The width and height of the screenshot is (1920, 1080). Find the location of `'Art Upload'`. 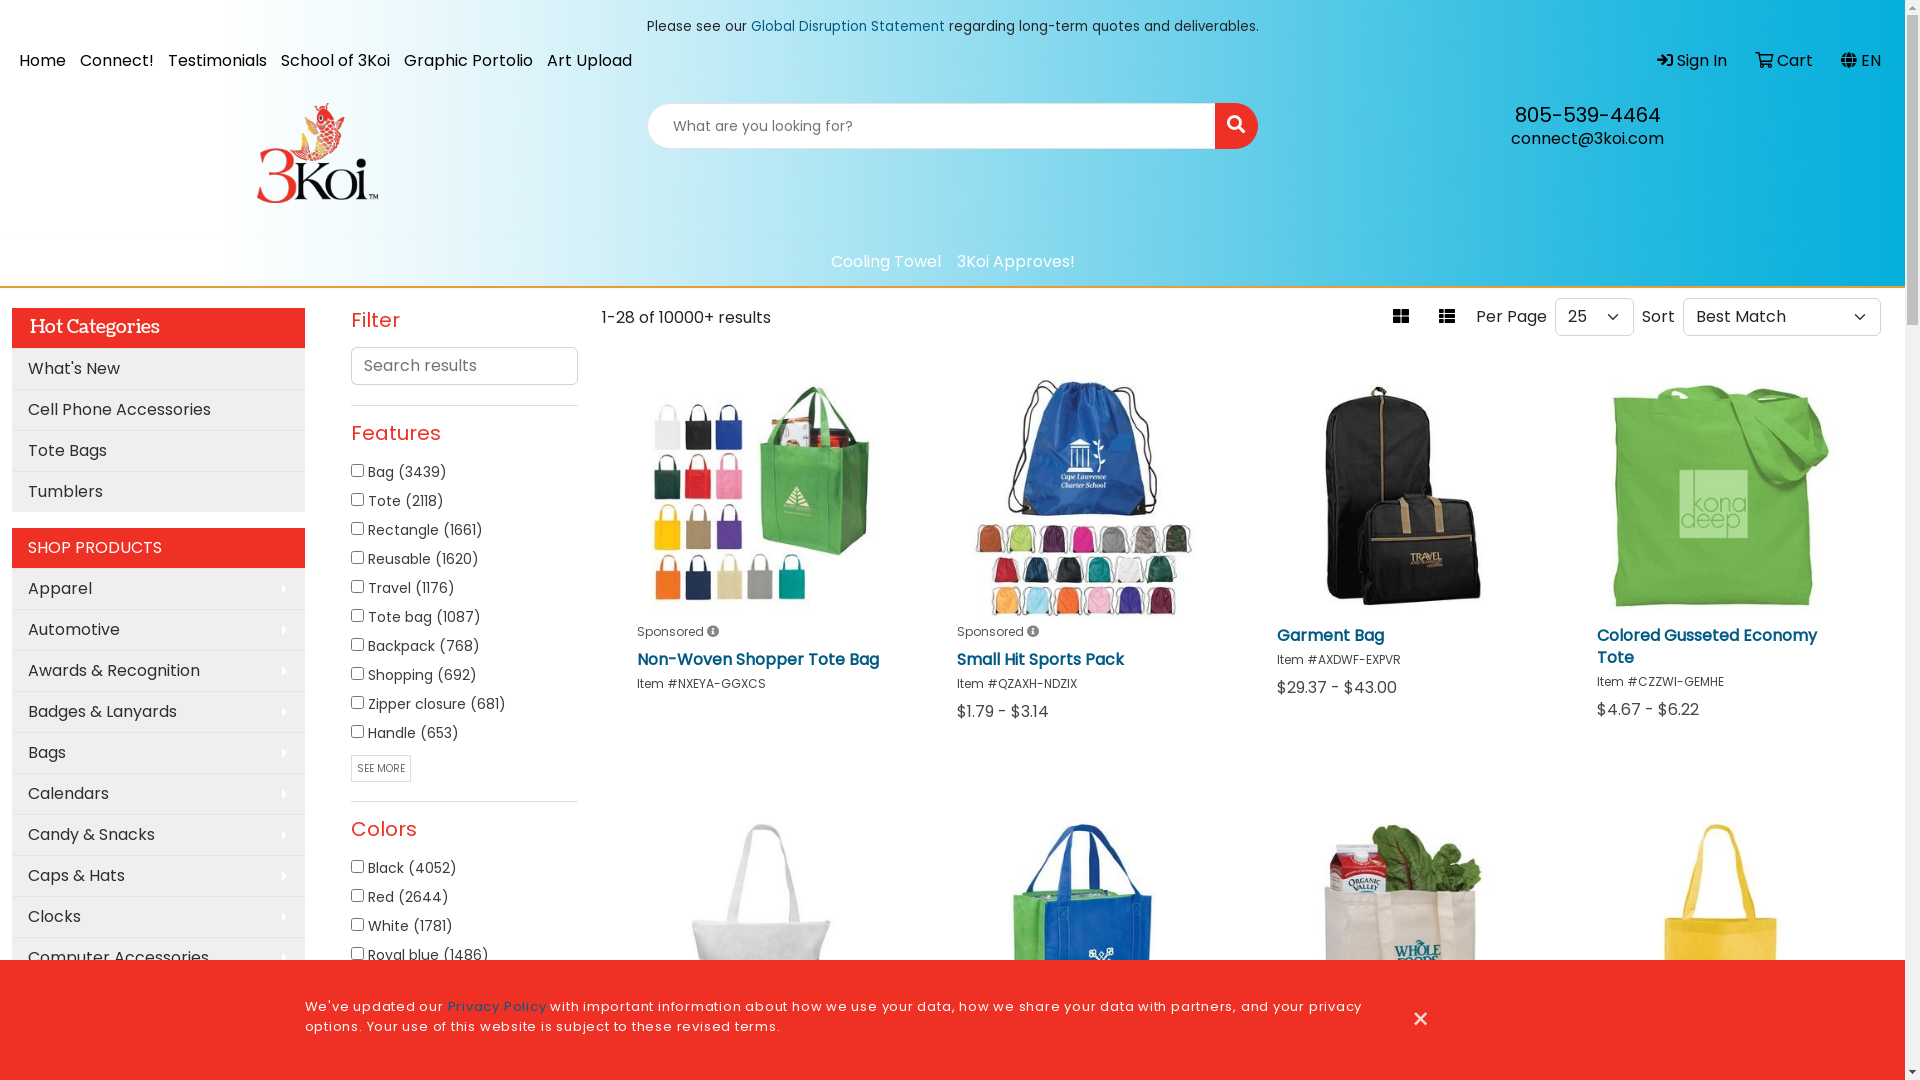

'Art Upload' is located at coordinates (588, 60).